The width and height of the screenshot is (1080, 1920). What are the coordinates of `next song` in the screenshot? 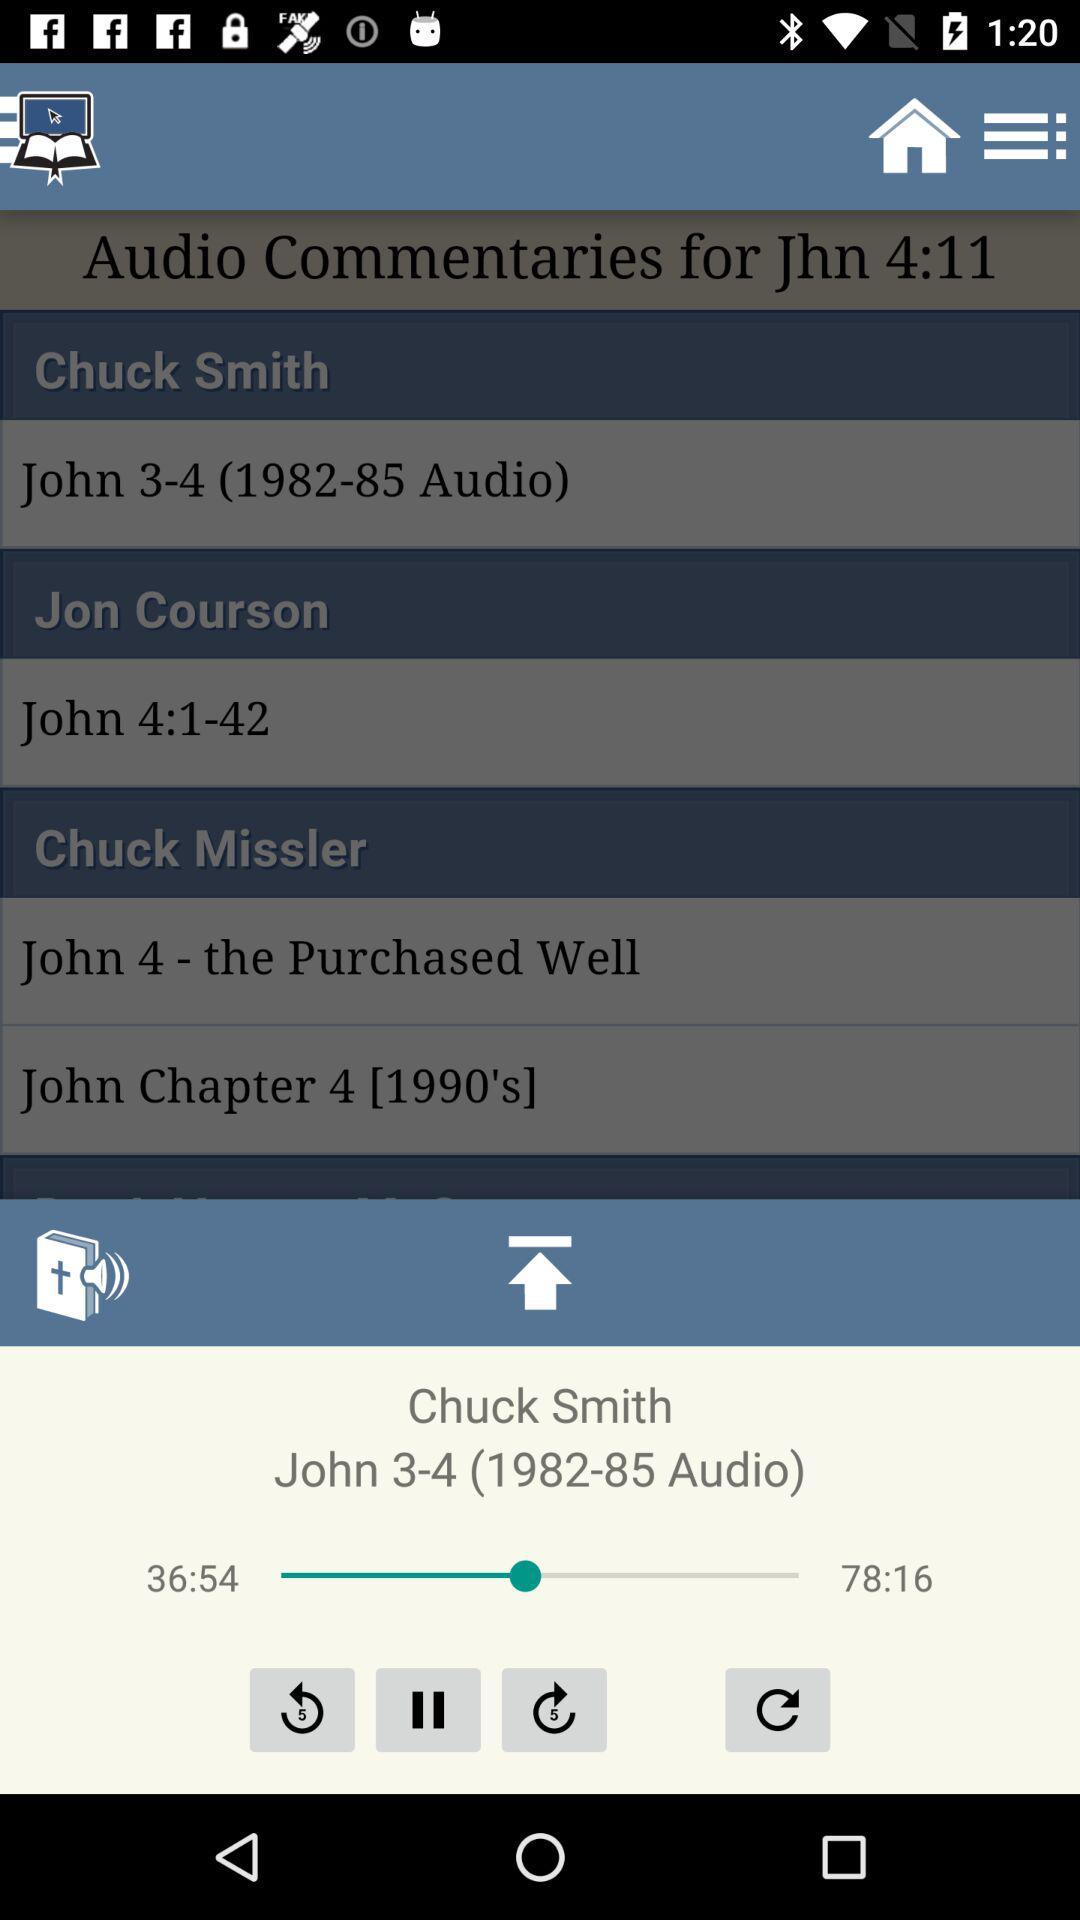 It's located at (554, 1708).